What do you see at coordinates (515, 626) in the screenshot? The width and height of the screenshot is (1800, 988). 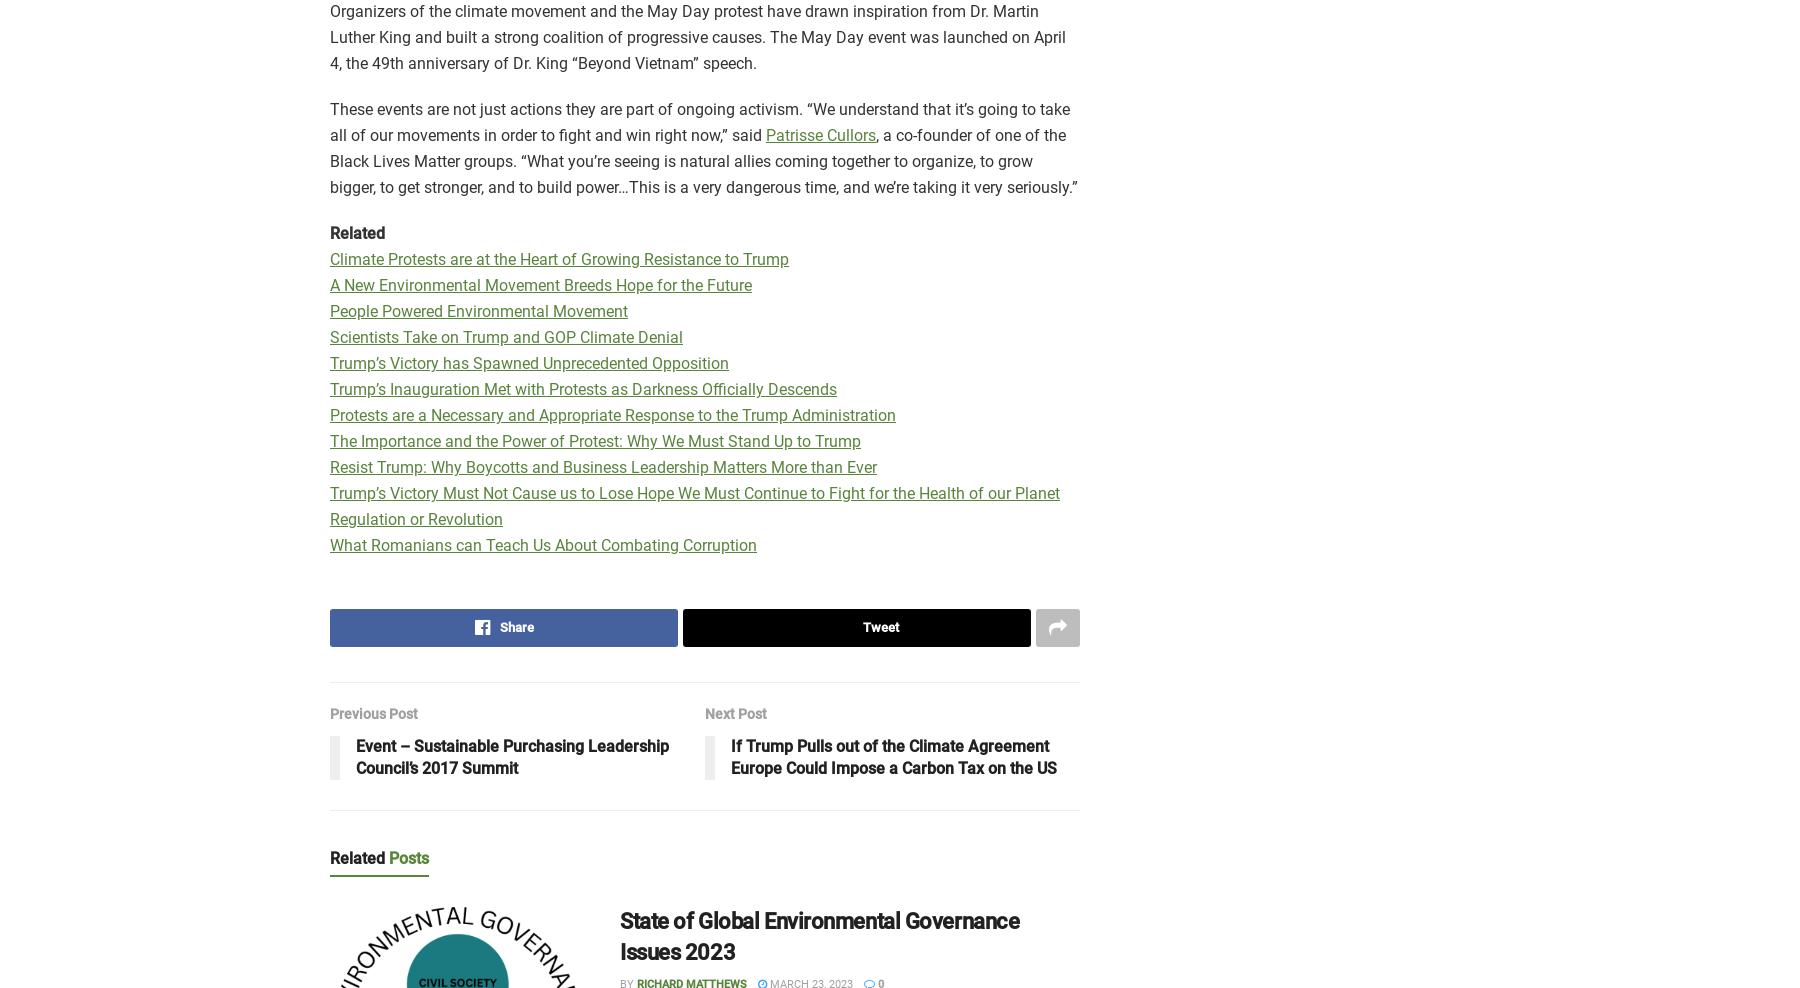 I see `'Share'` at bounding box center [515, 626].